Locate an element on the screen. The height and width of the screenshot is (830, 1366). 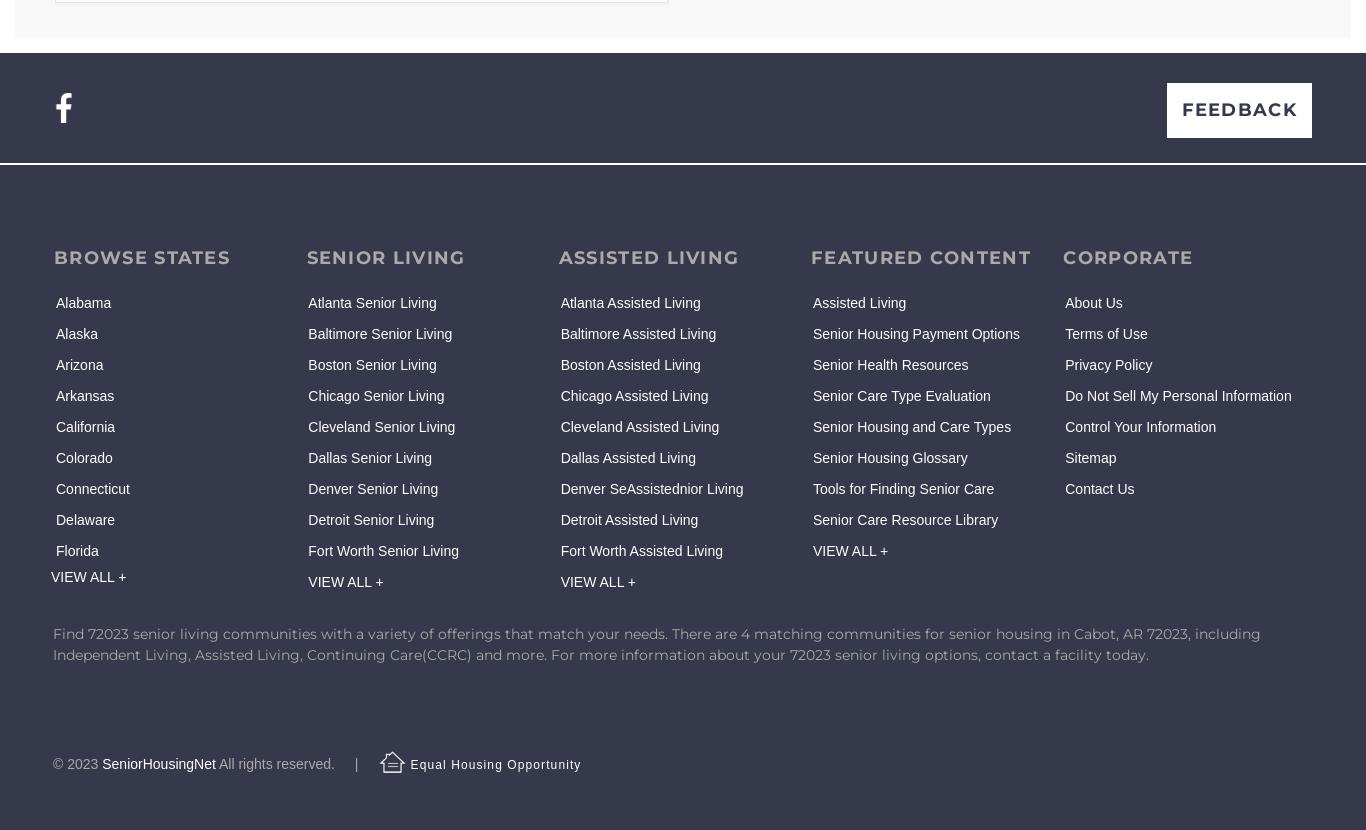
'Arkansas' is located at coordinates (56, 394).